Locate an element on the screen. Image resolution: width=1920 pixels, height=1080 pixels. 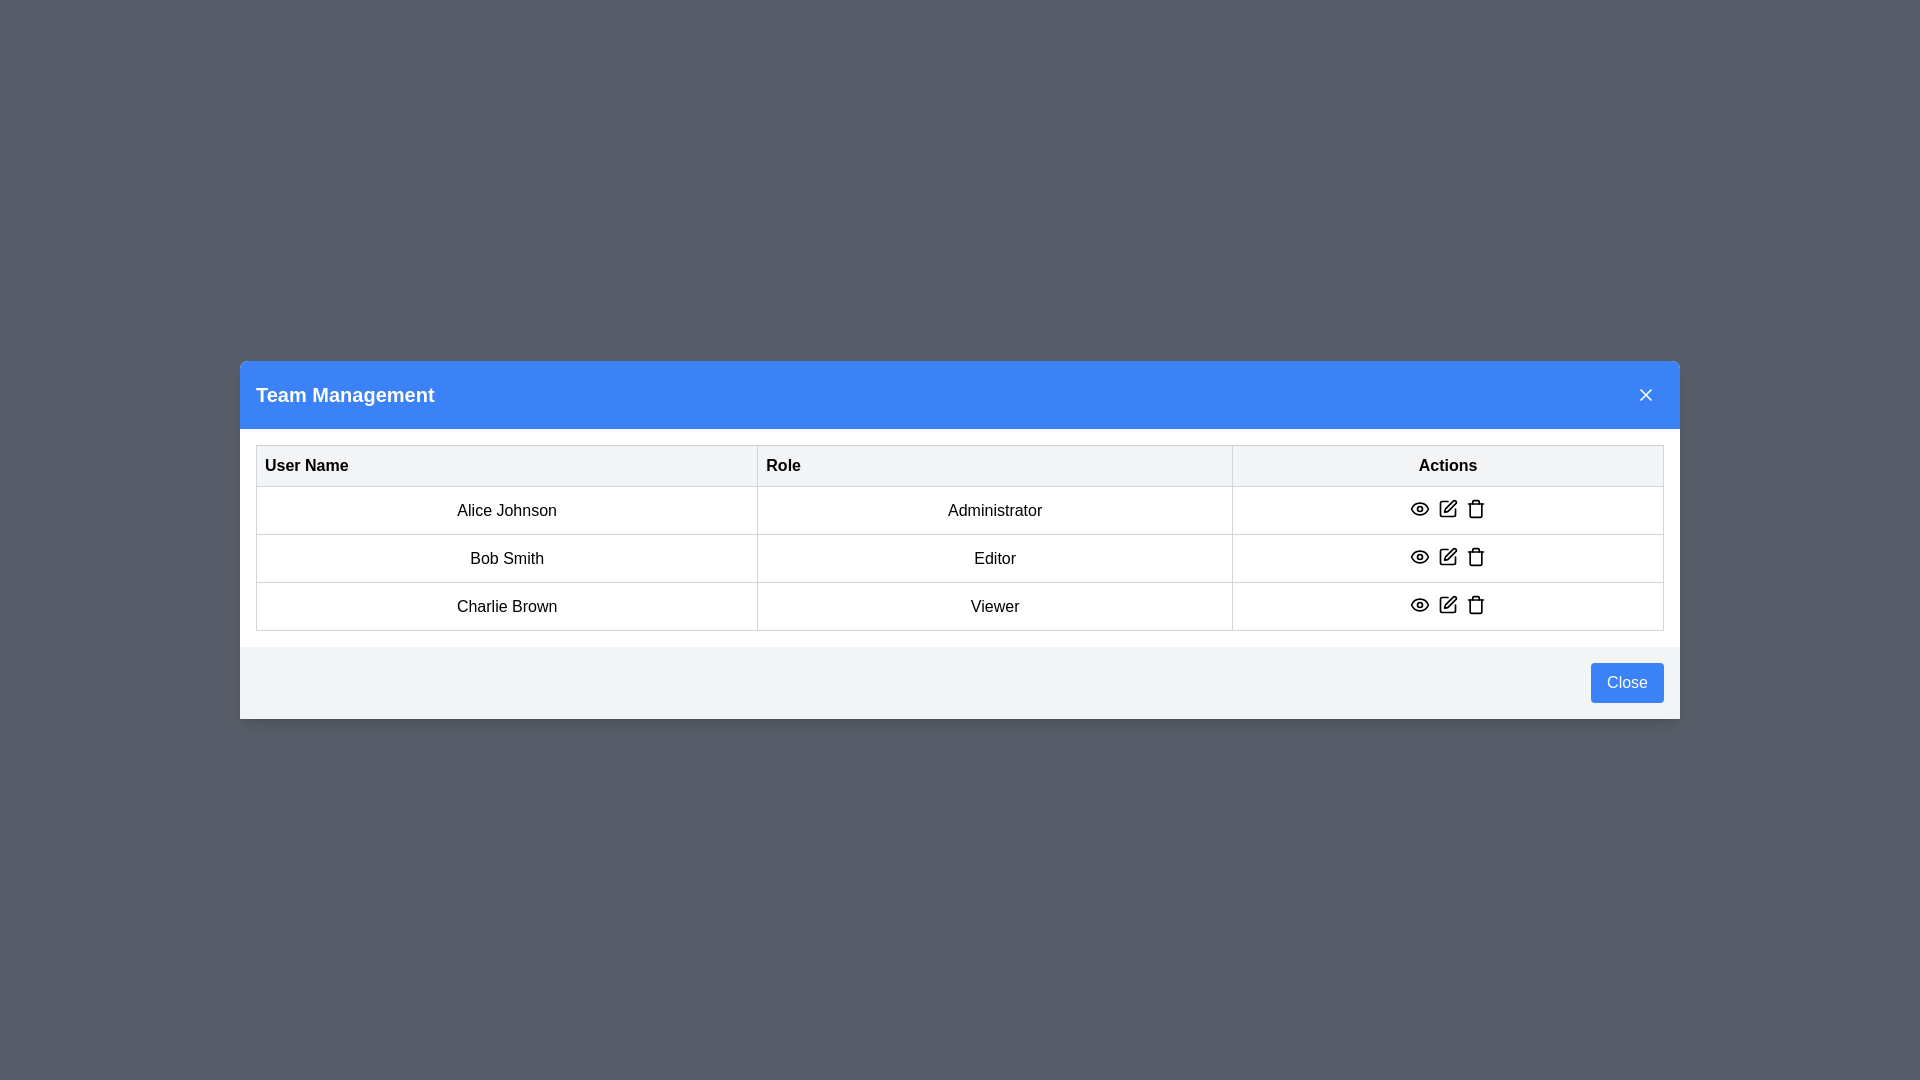
the pencil icon in the Actions column for user Alice Johnson to initiate editing is located at coordinates (1448, 508).